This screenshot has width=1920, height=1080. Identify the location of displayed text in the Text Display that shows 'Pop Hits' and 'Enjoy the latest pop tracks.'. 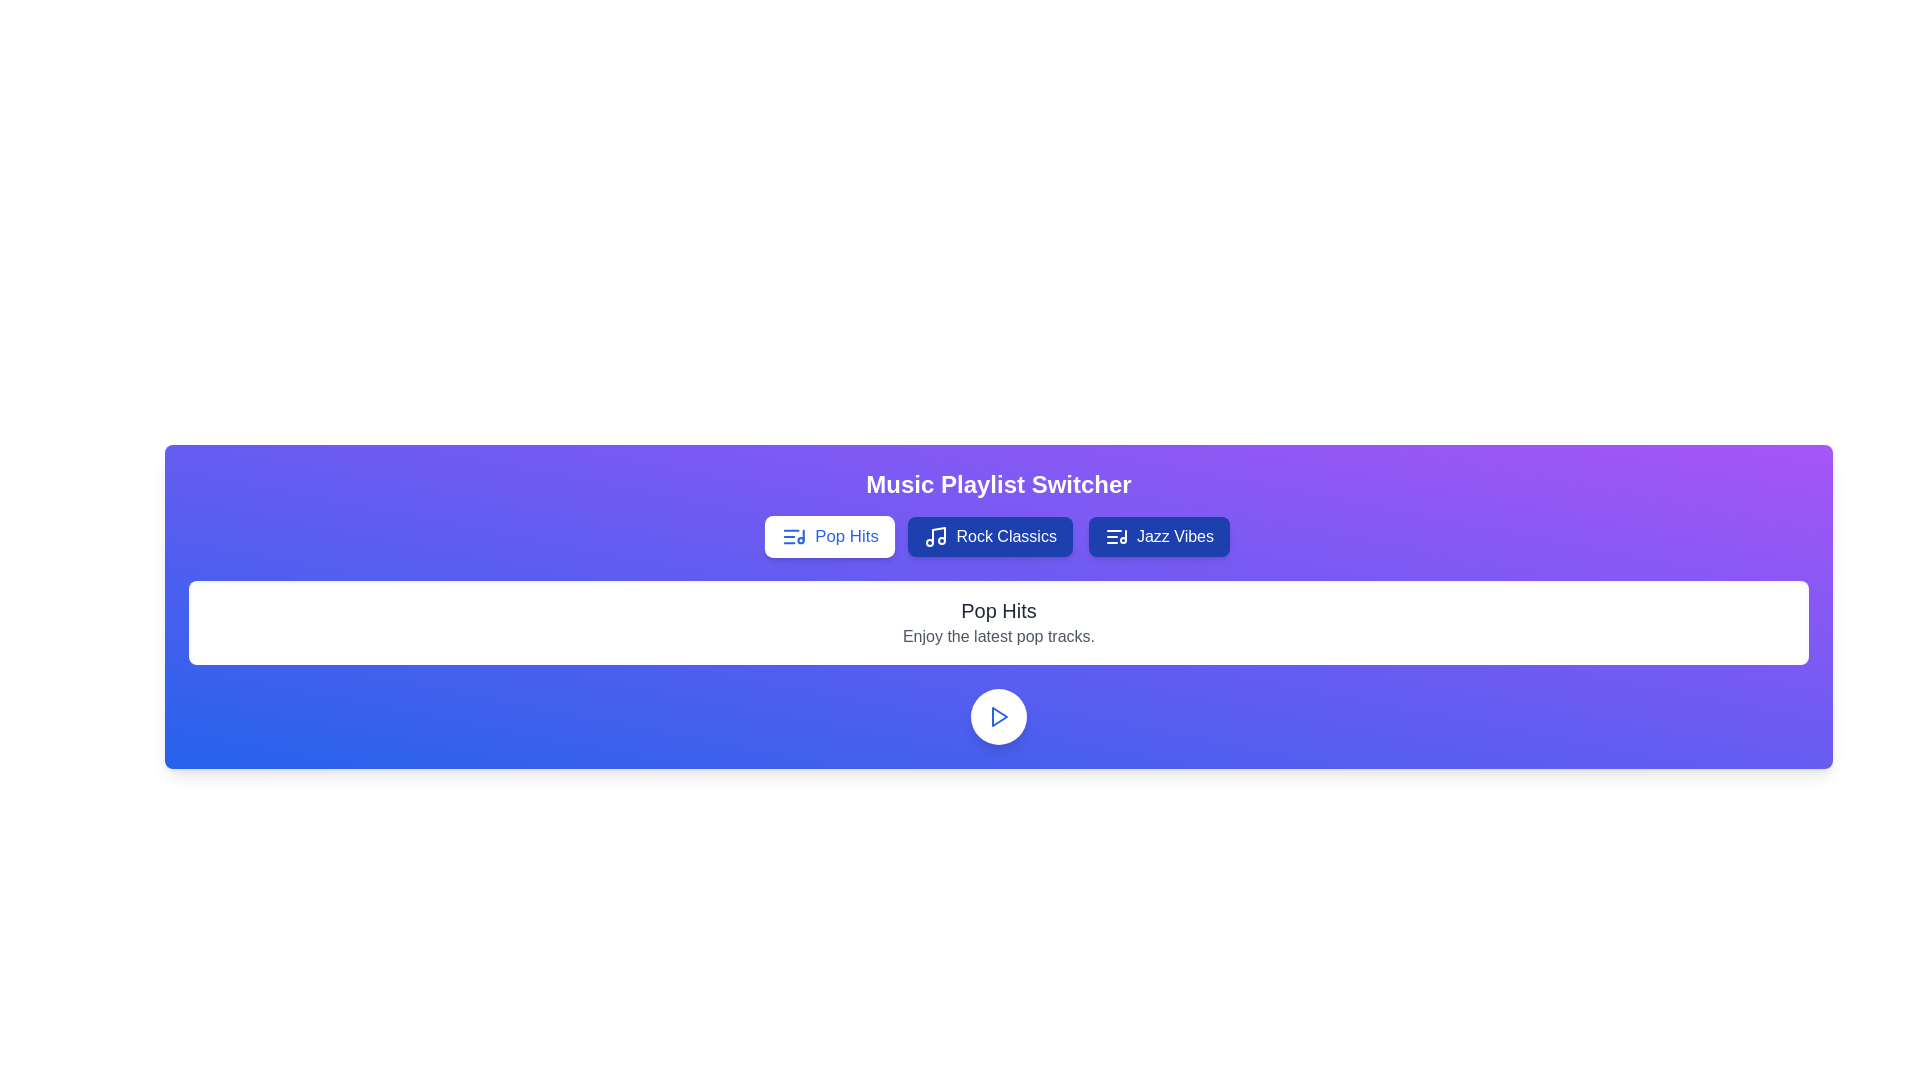
(998, 622).